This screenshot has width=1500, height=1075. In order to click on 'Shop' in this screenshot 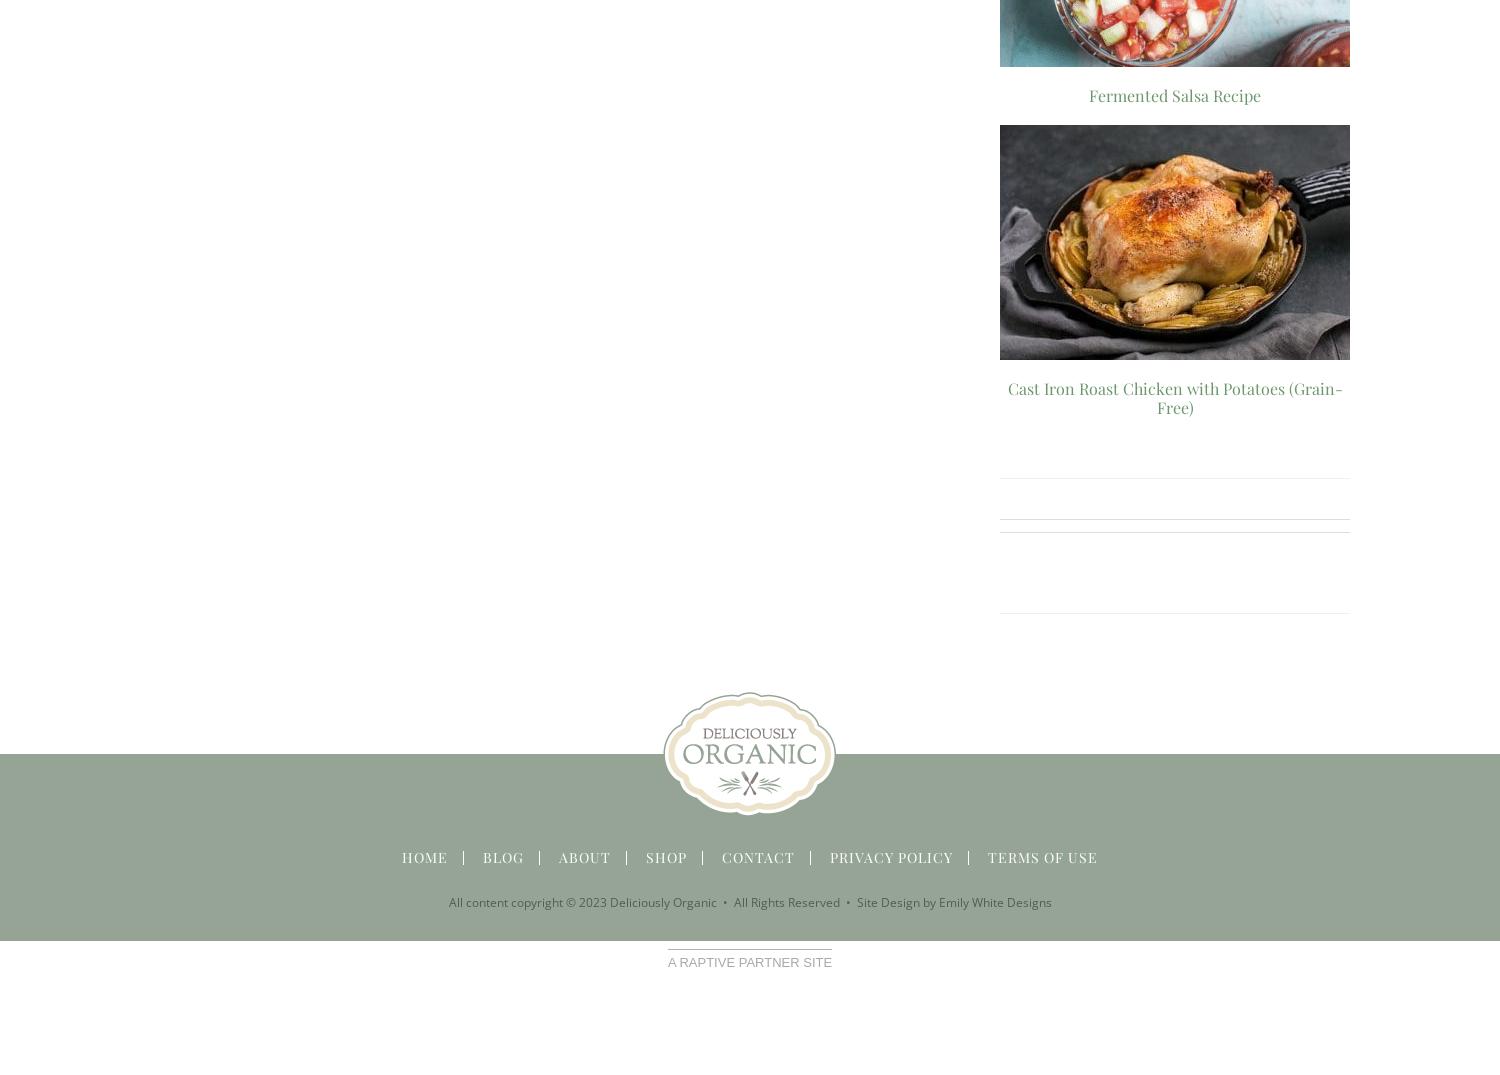, I will do `click(666, 856)`.